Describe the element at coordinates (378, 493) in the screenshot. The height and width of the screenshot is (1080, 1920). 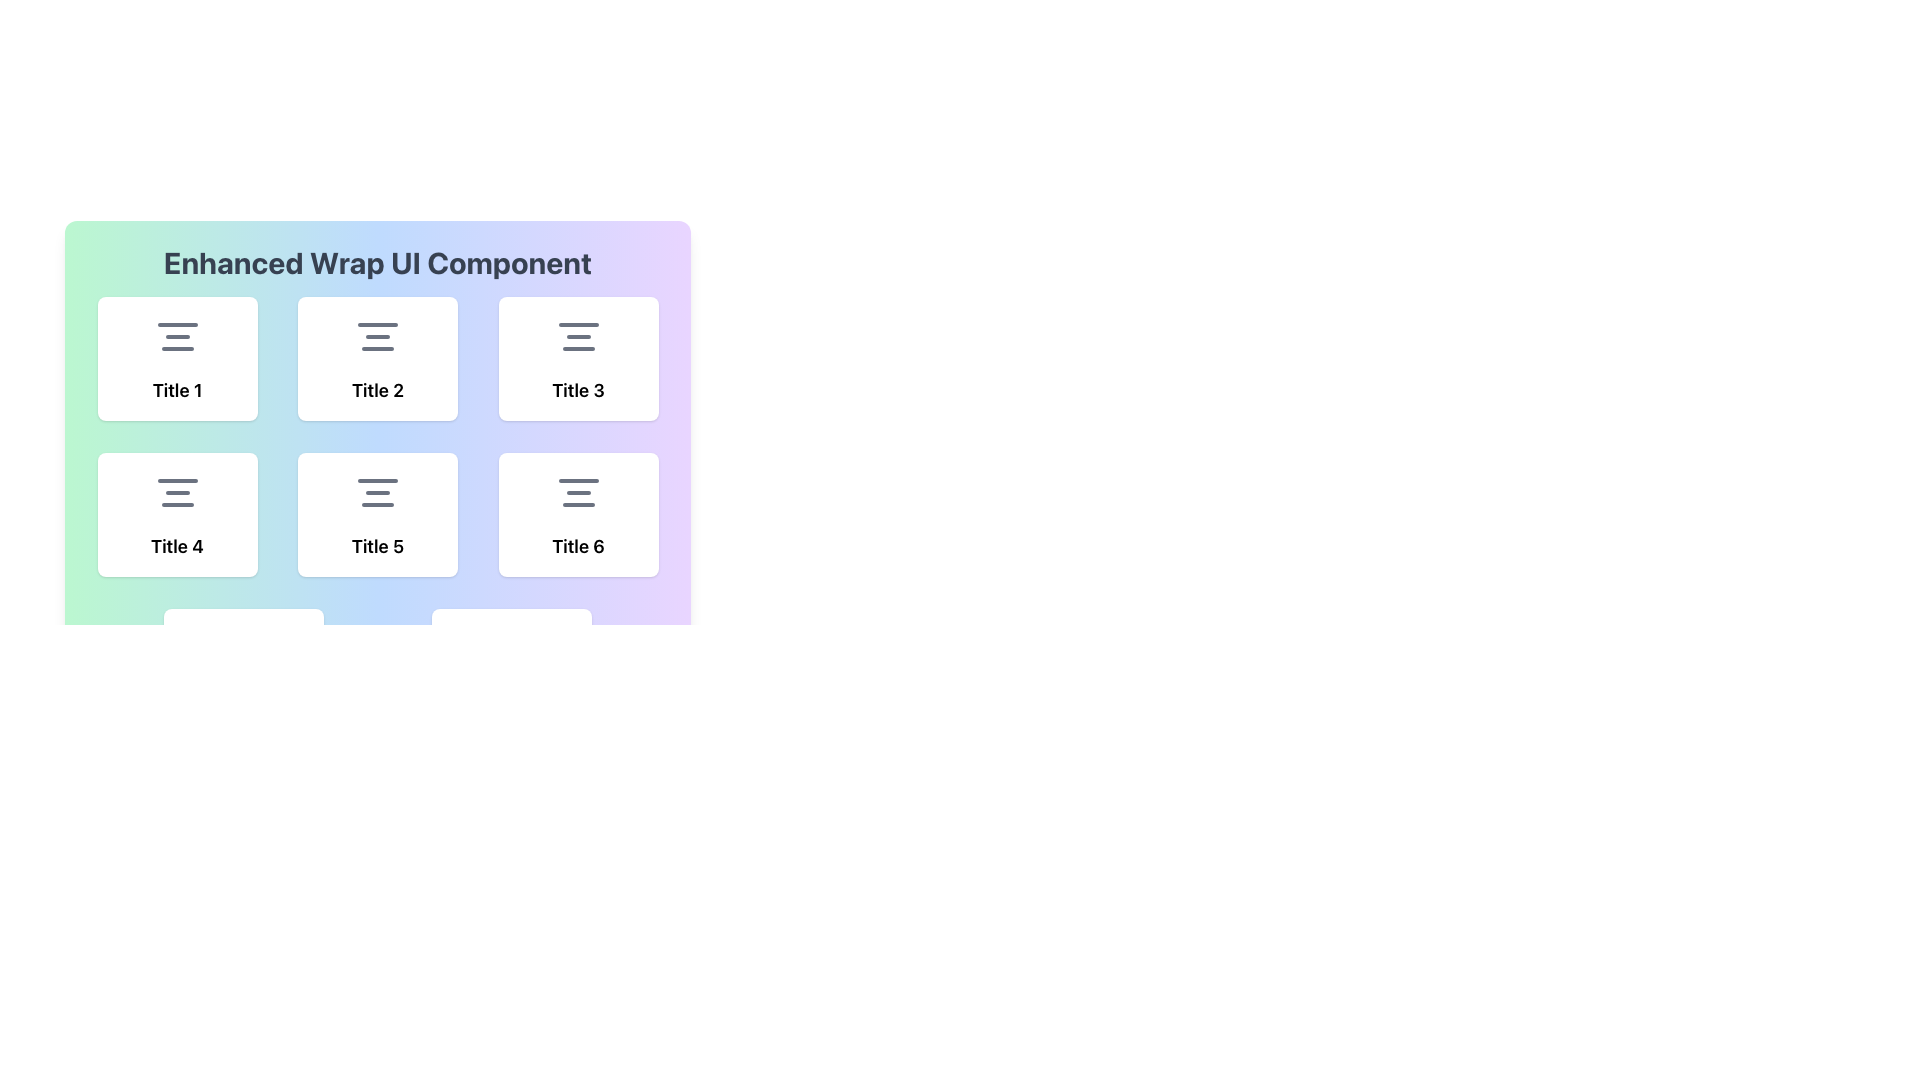
I see `decorative icon located at the top center of the card labeled 'Title 5' by clicking on it` at that location.